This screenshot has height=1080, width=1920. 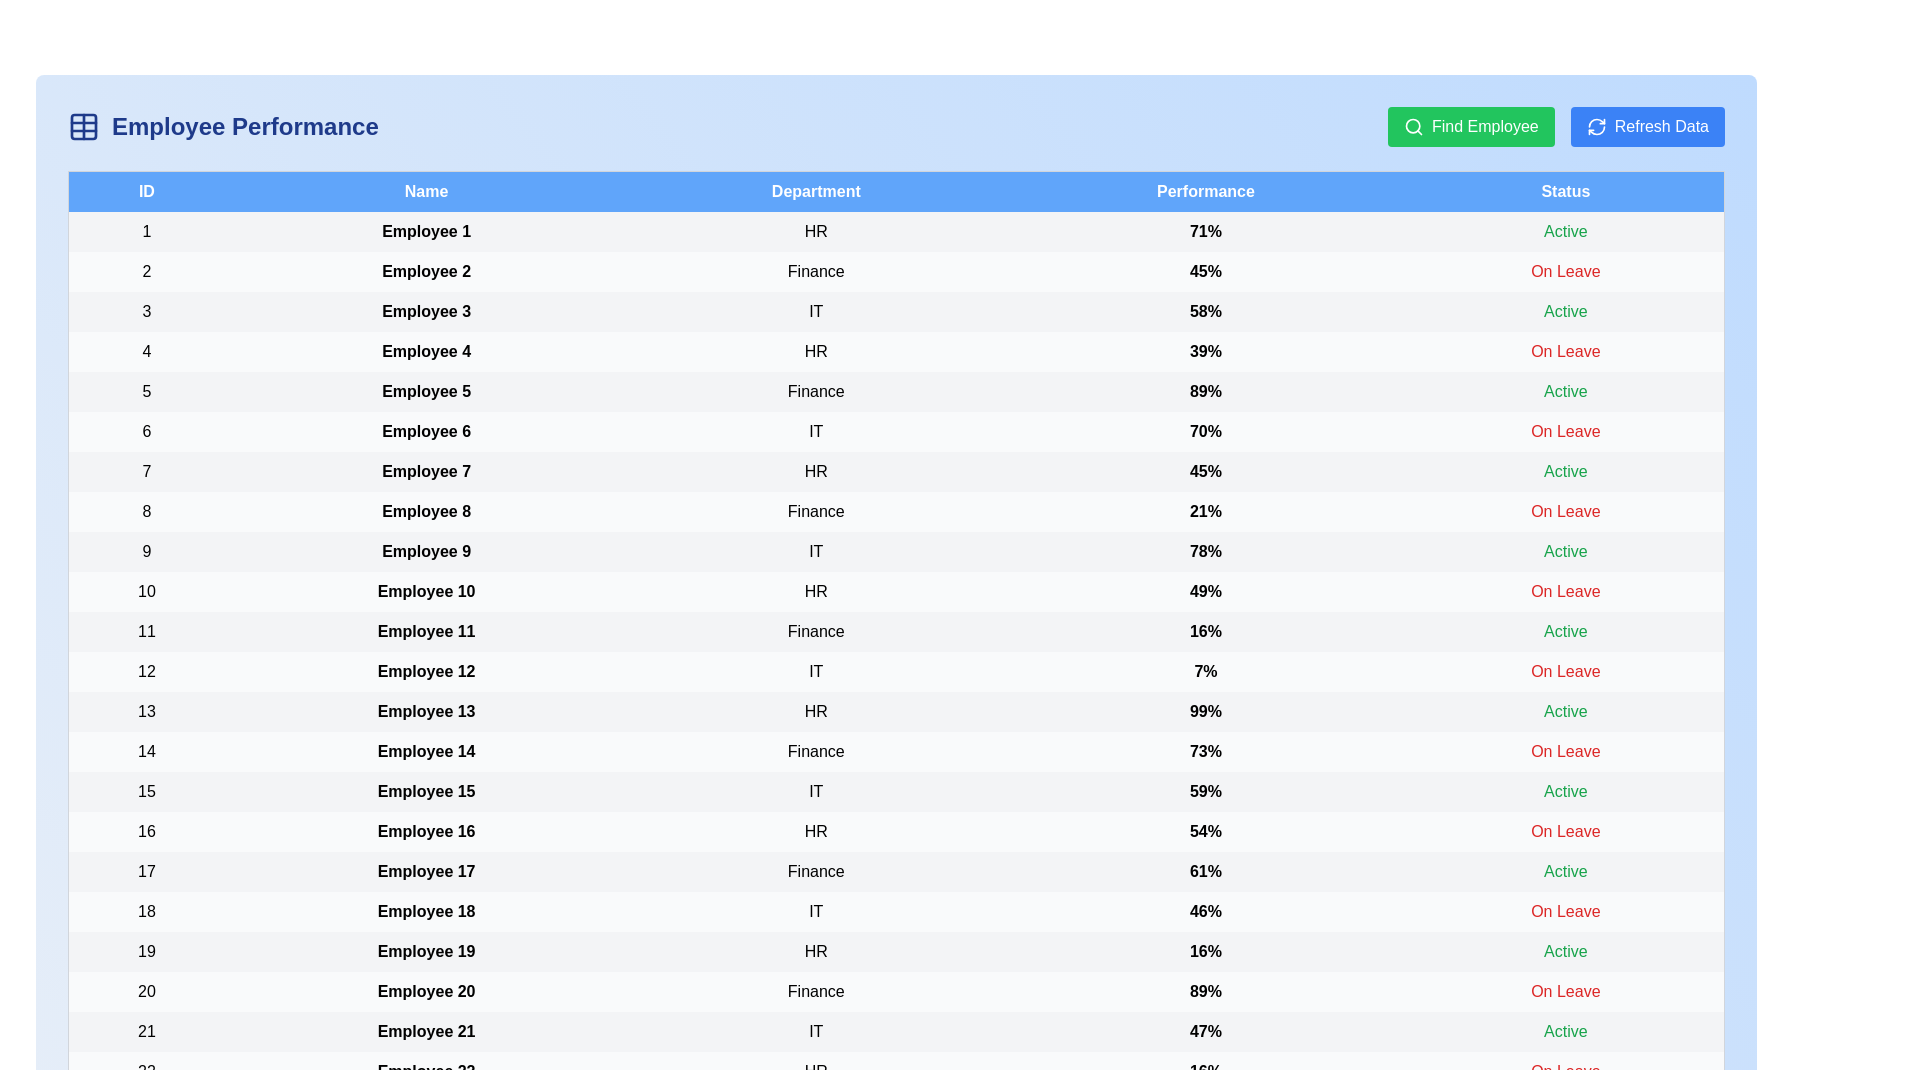 I want to click on the 'Find Employee' button, so click(x=1470, y=127).